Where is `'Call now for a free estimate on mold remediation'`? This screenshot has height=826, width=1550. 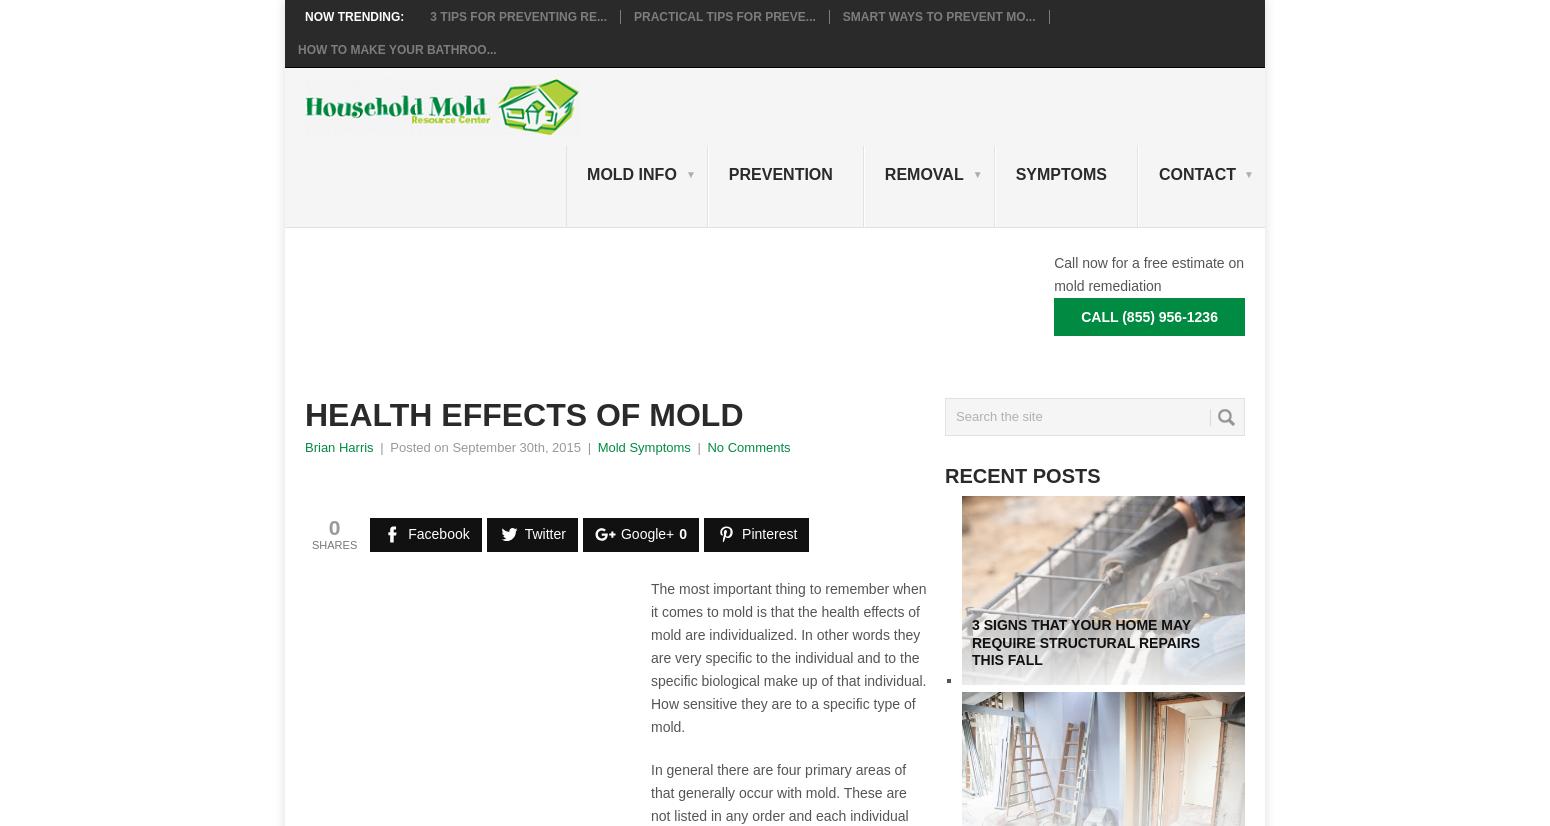 'Call now for a free estimate on mold remediation' is located at coordinates (1148, 272).